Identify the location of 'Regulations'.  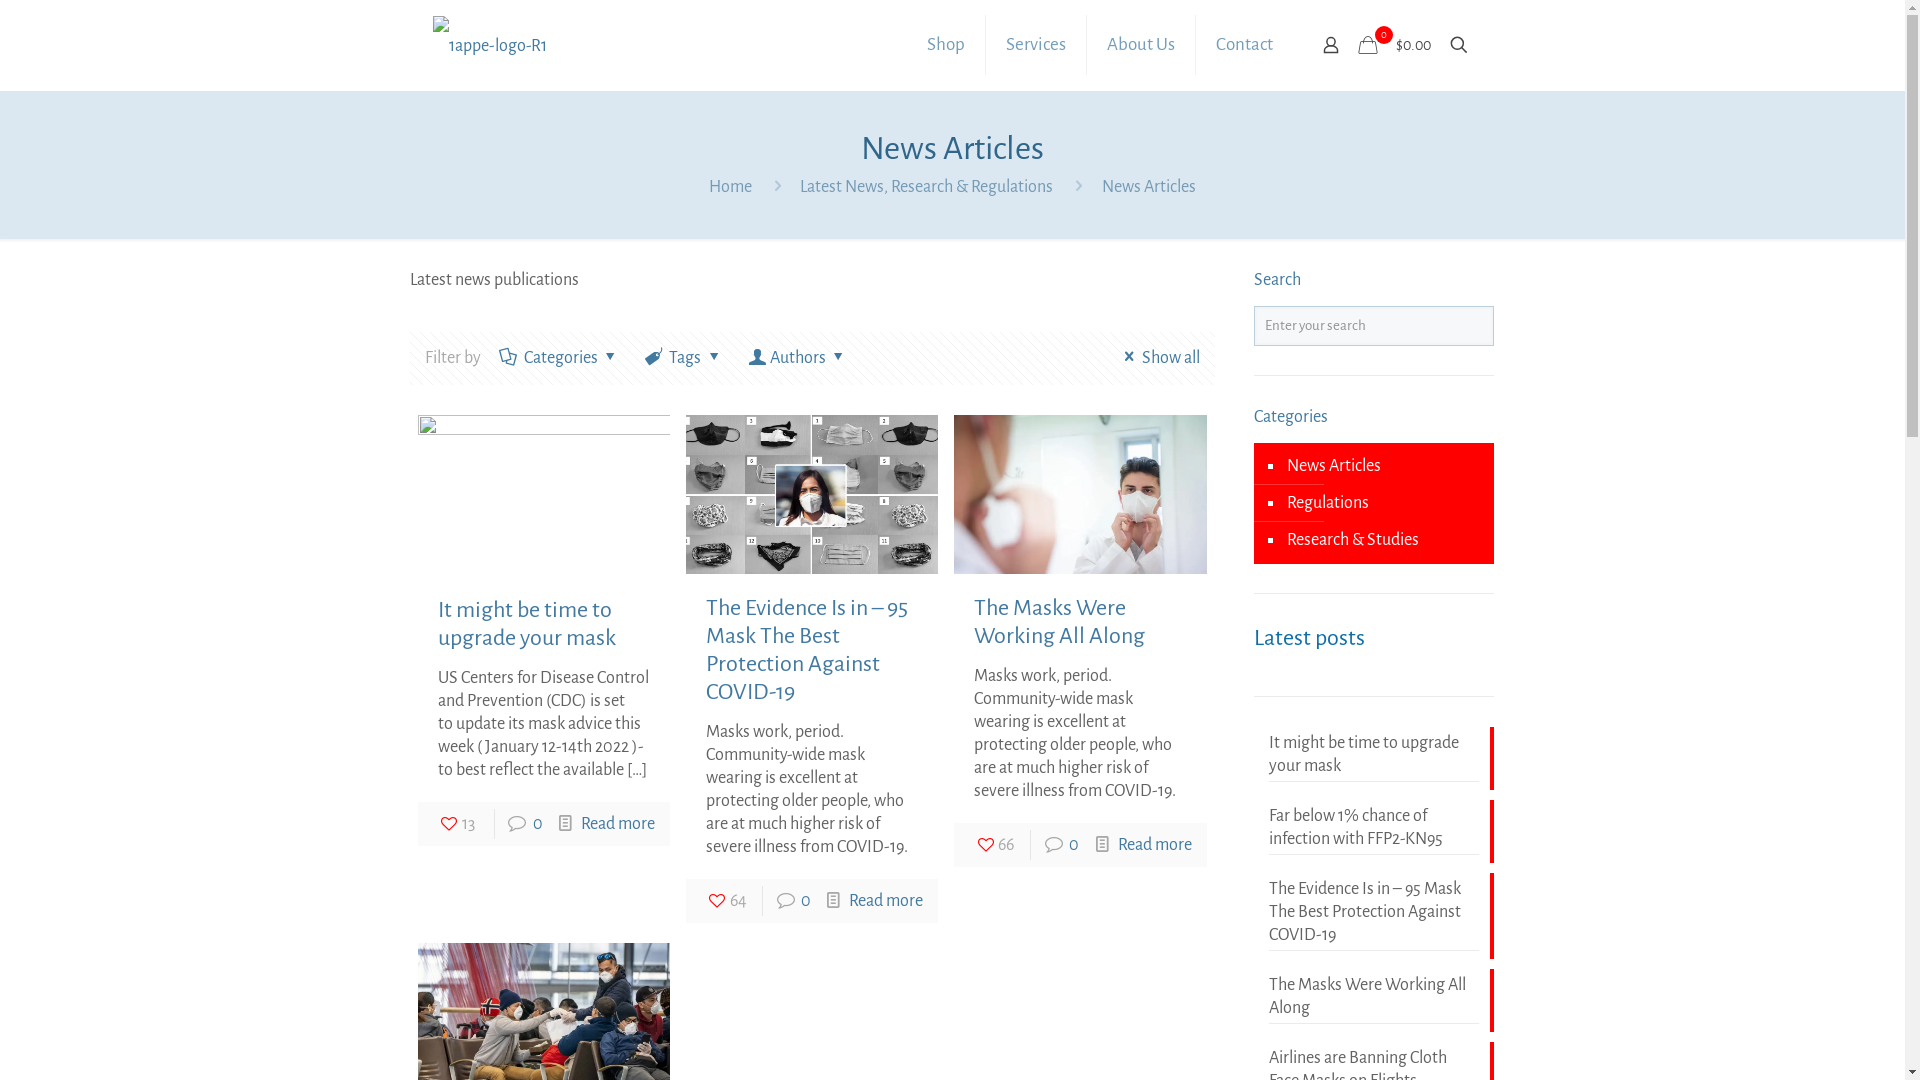
(1326, 502).